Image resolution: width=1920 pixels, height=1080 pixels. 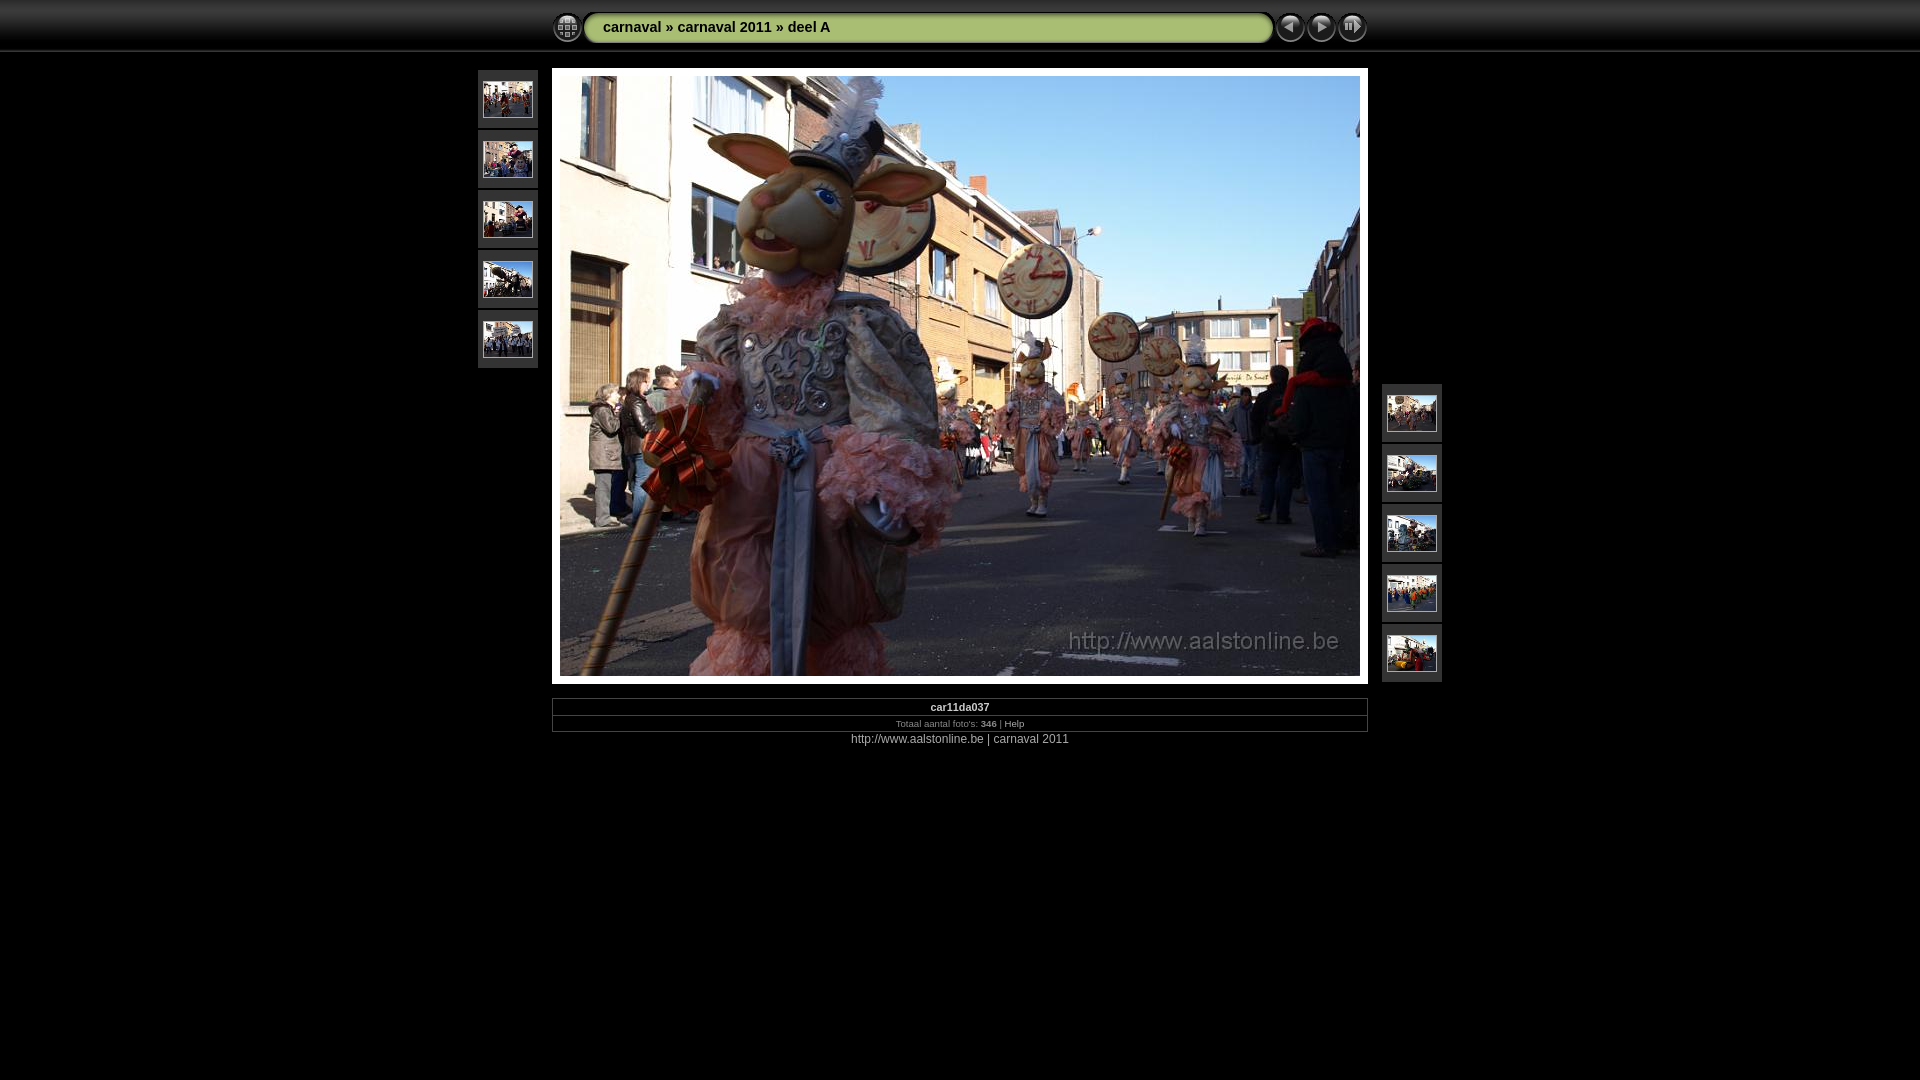 What do you see at coordinates (566, 27) in the screenshot?
I see `' Inhoudspagina '` at bounding box center [566, 27].